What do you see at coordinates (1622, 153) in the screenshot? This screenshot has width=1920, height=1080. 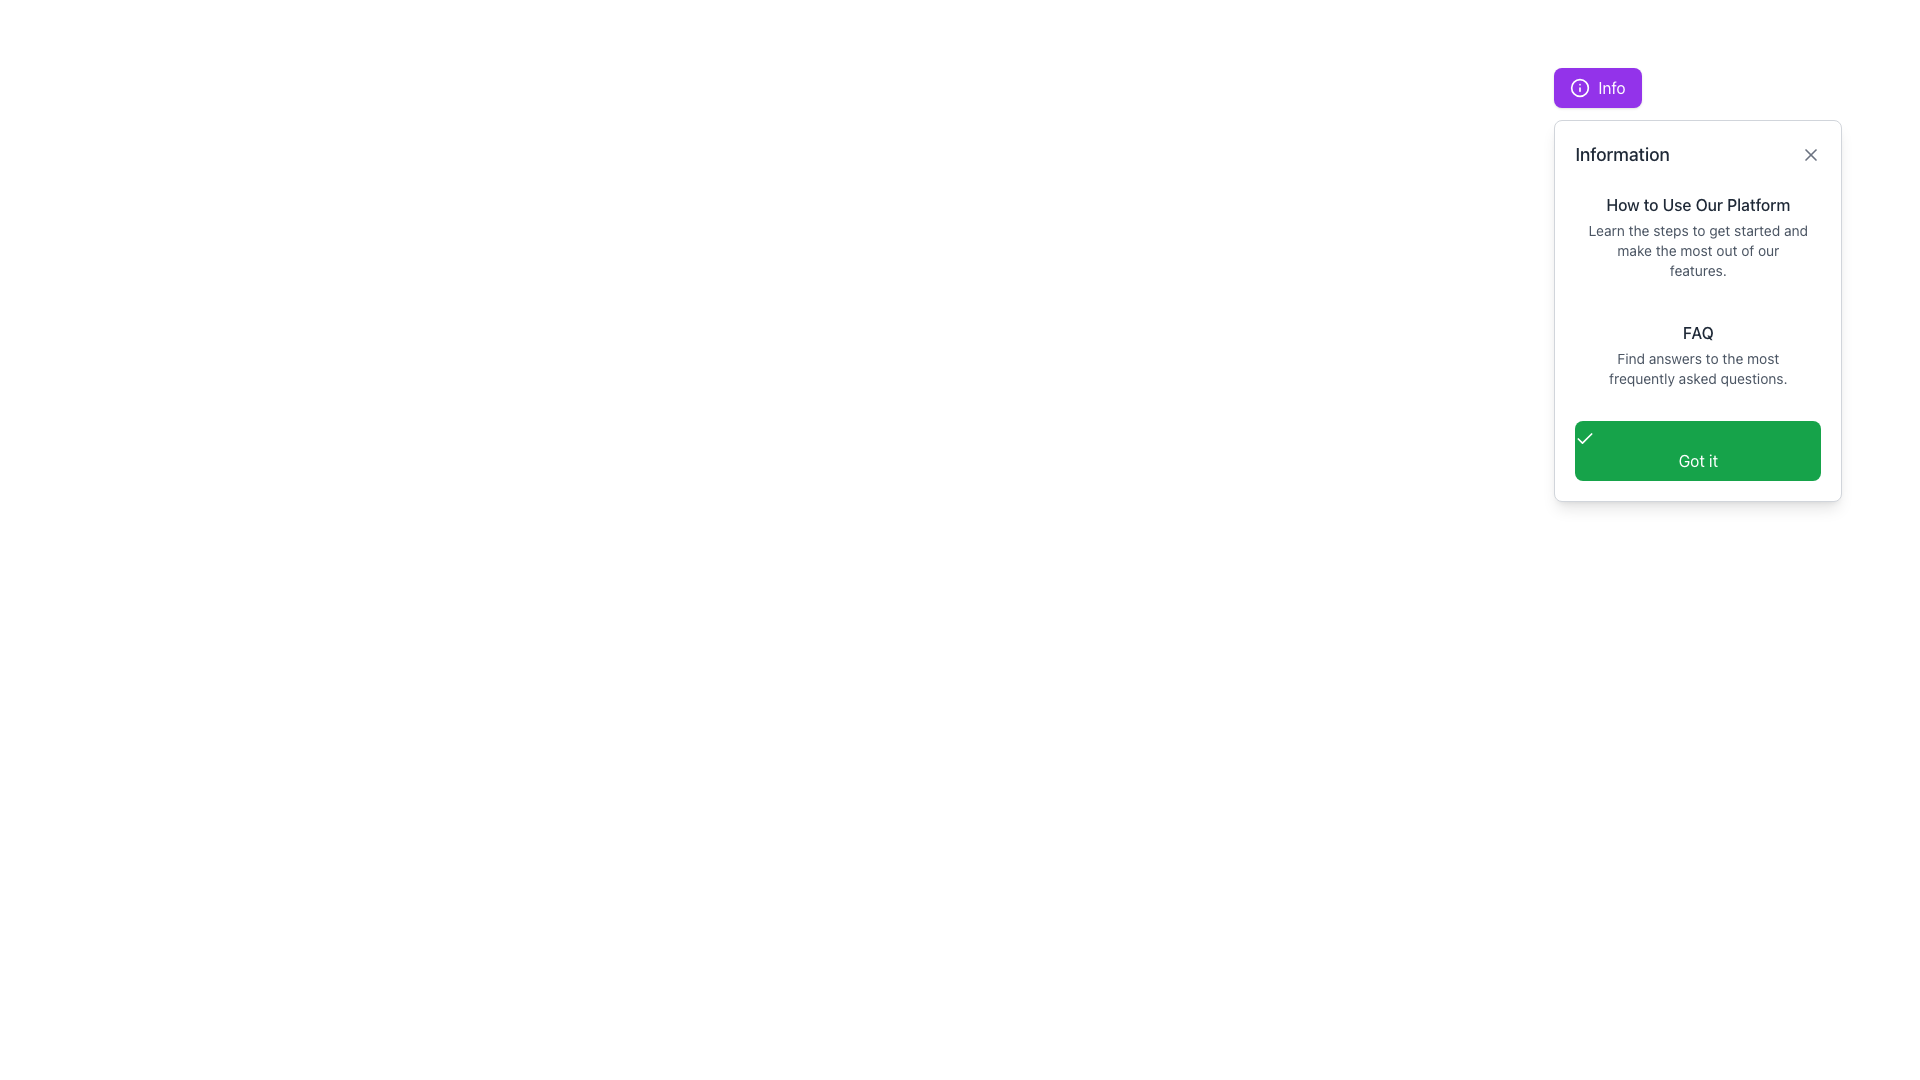 I see `the bold text label reading 'Information', which is styled in black sans-serif font and positioned at the top left of the popup` at bounding box center [1622, 153].